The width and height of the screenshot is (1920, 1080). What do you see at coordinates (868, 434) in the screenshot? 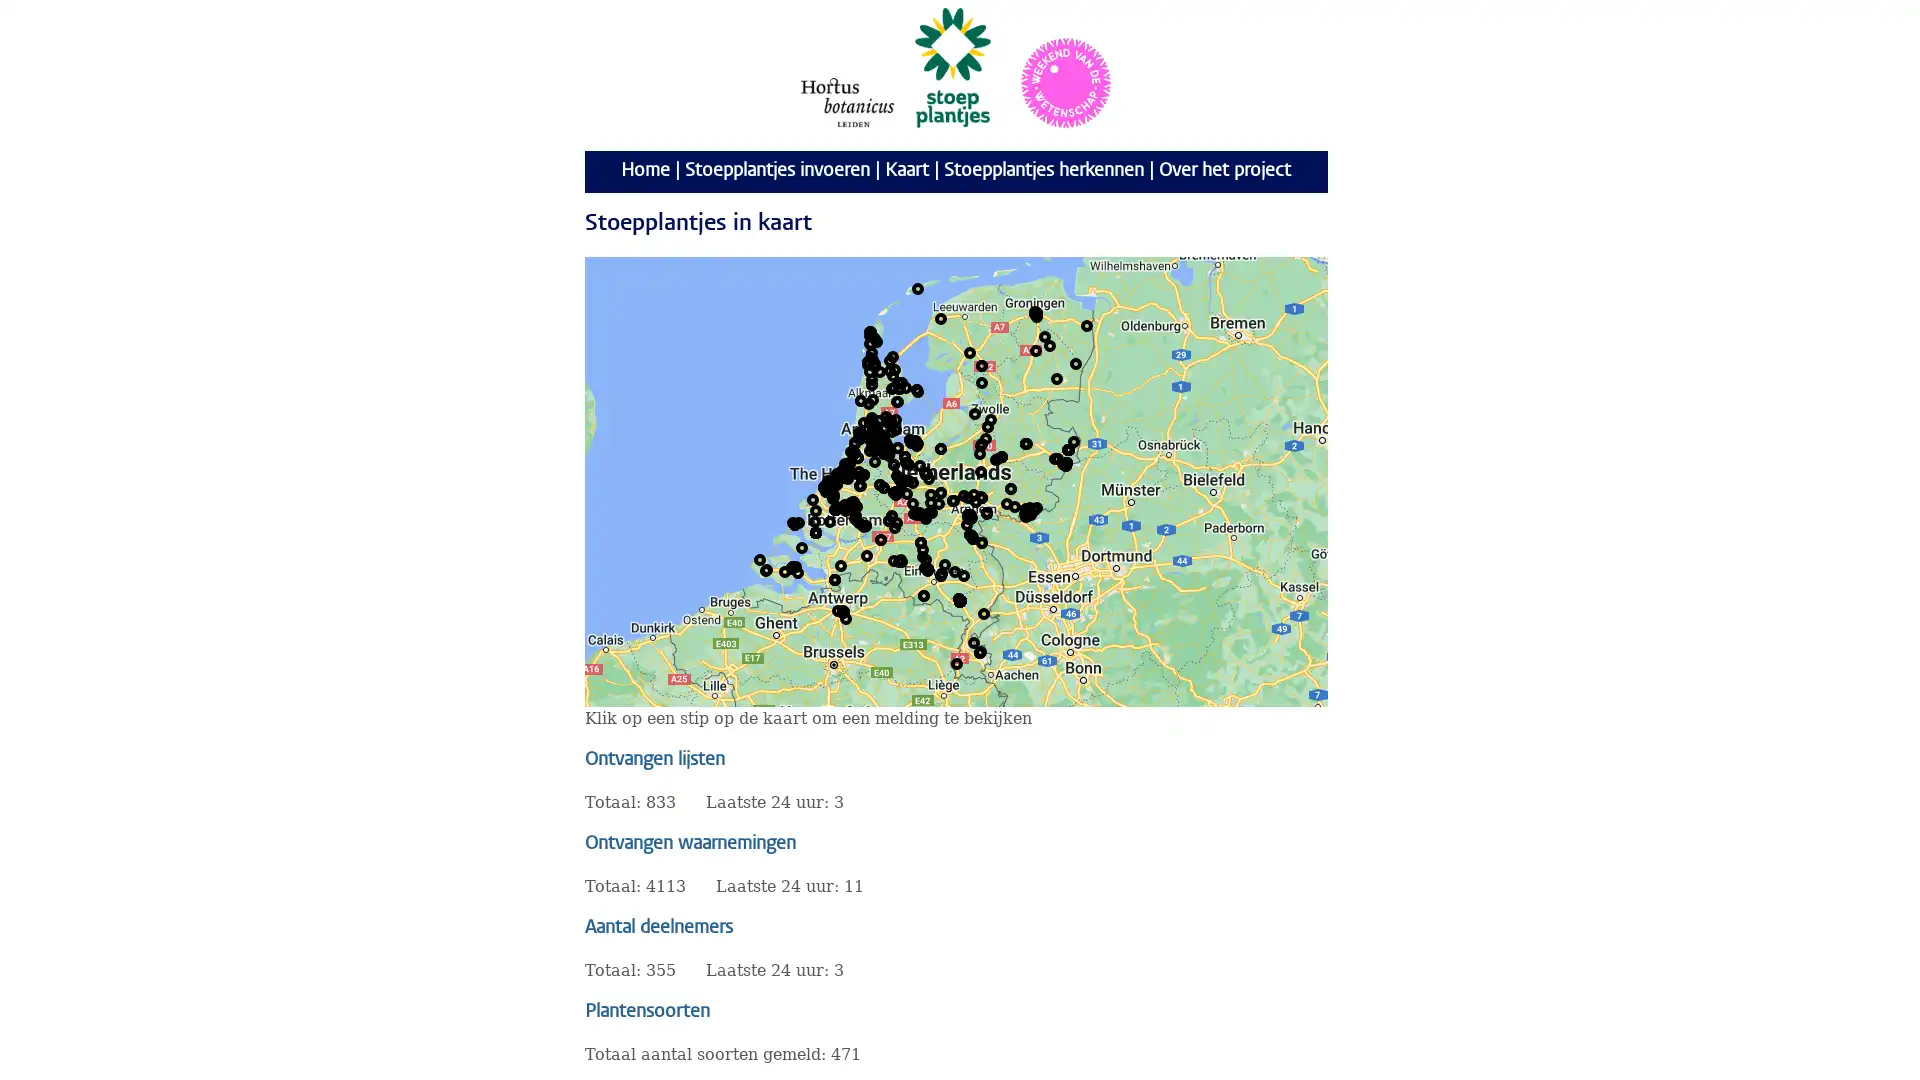
I see `Telling van op 29 oktober 2021` at bounding box center [868, 434].